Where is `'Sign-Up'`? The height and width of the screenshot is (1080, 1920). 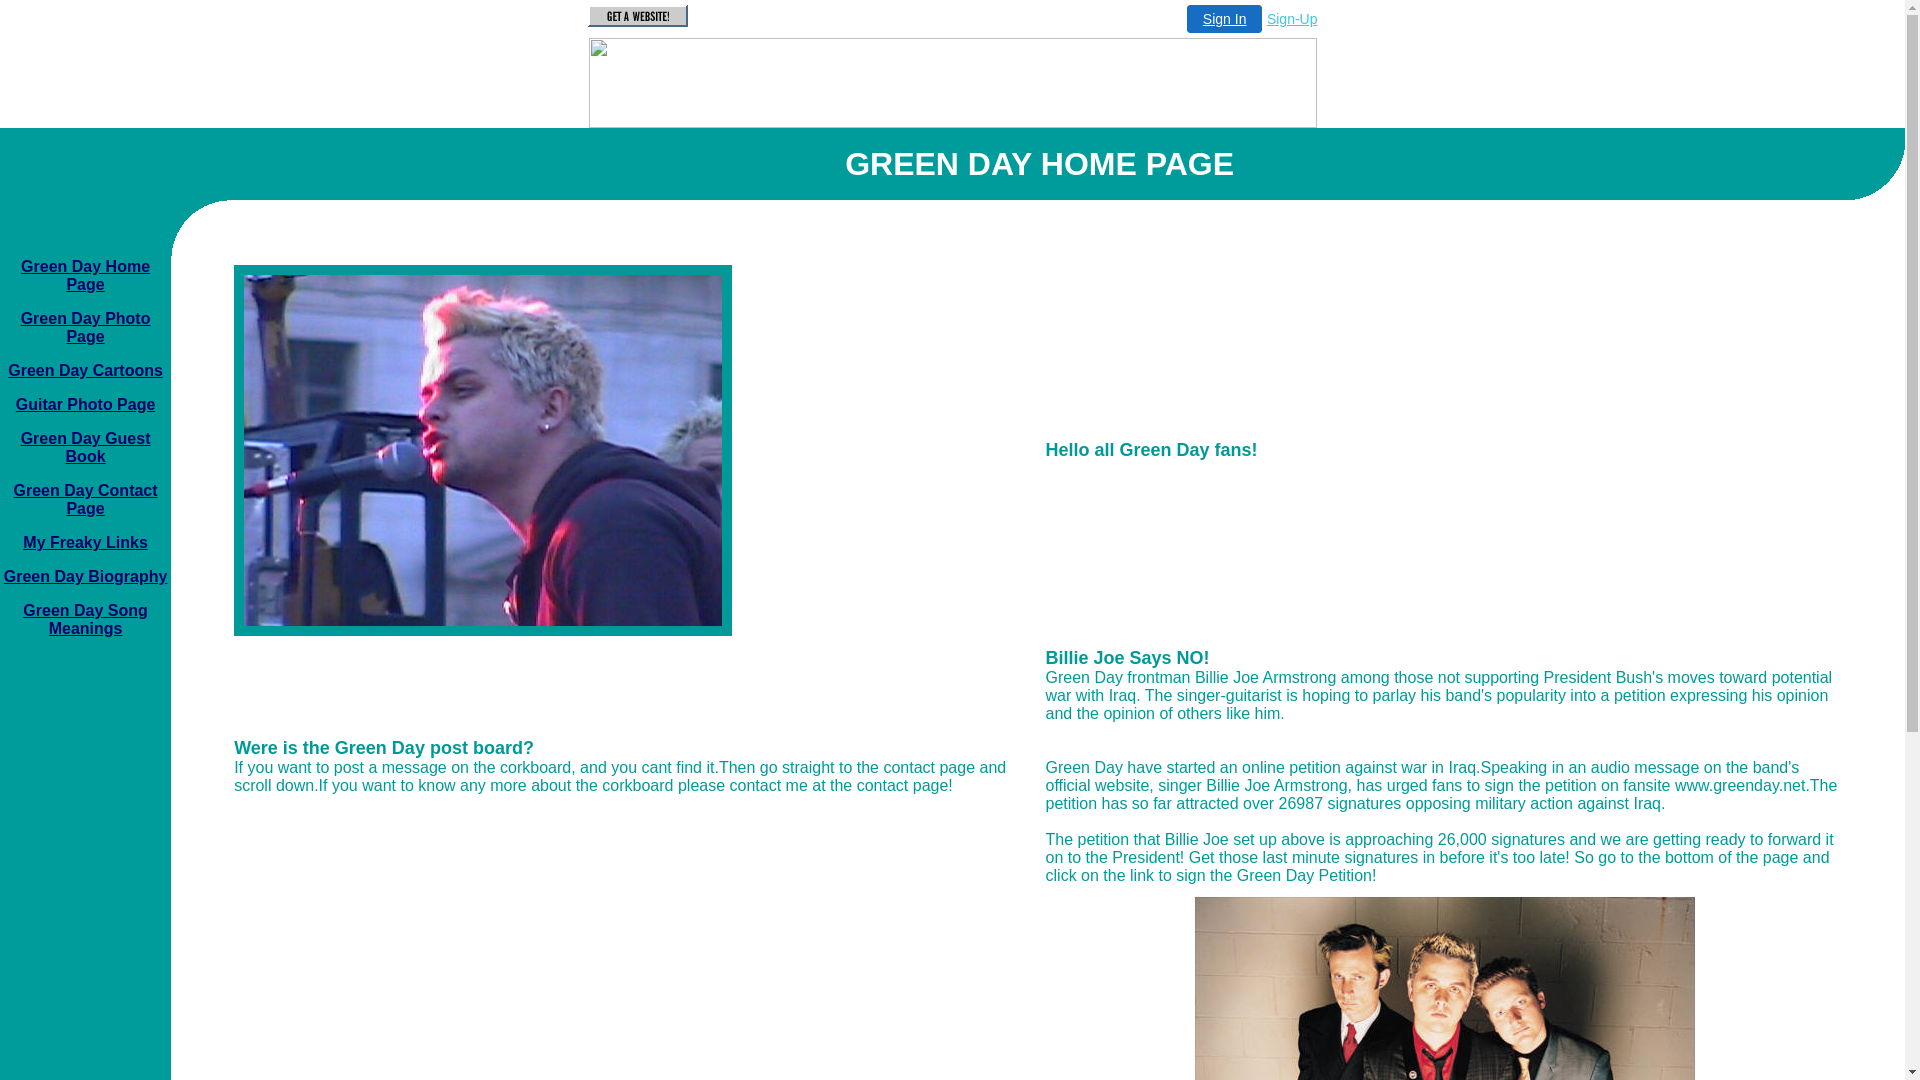 'Sign-Up' is located at coordinates (1292, 19).